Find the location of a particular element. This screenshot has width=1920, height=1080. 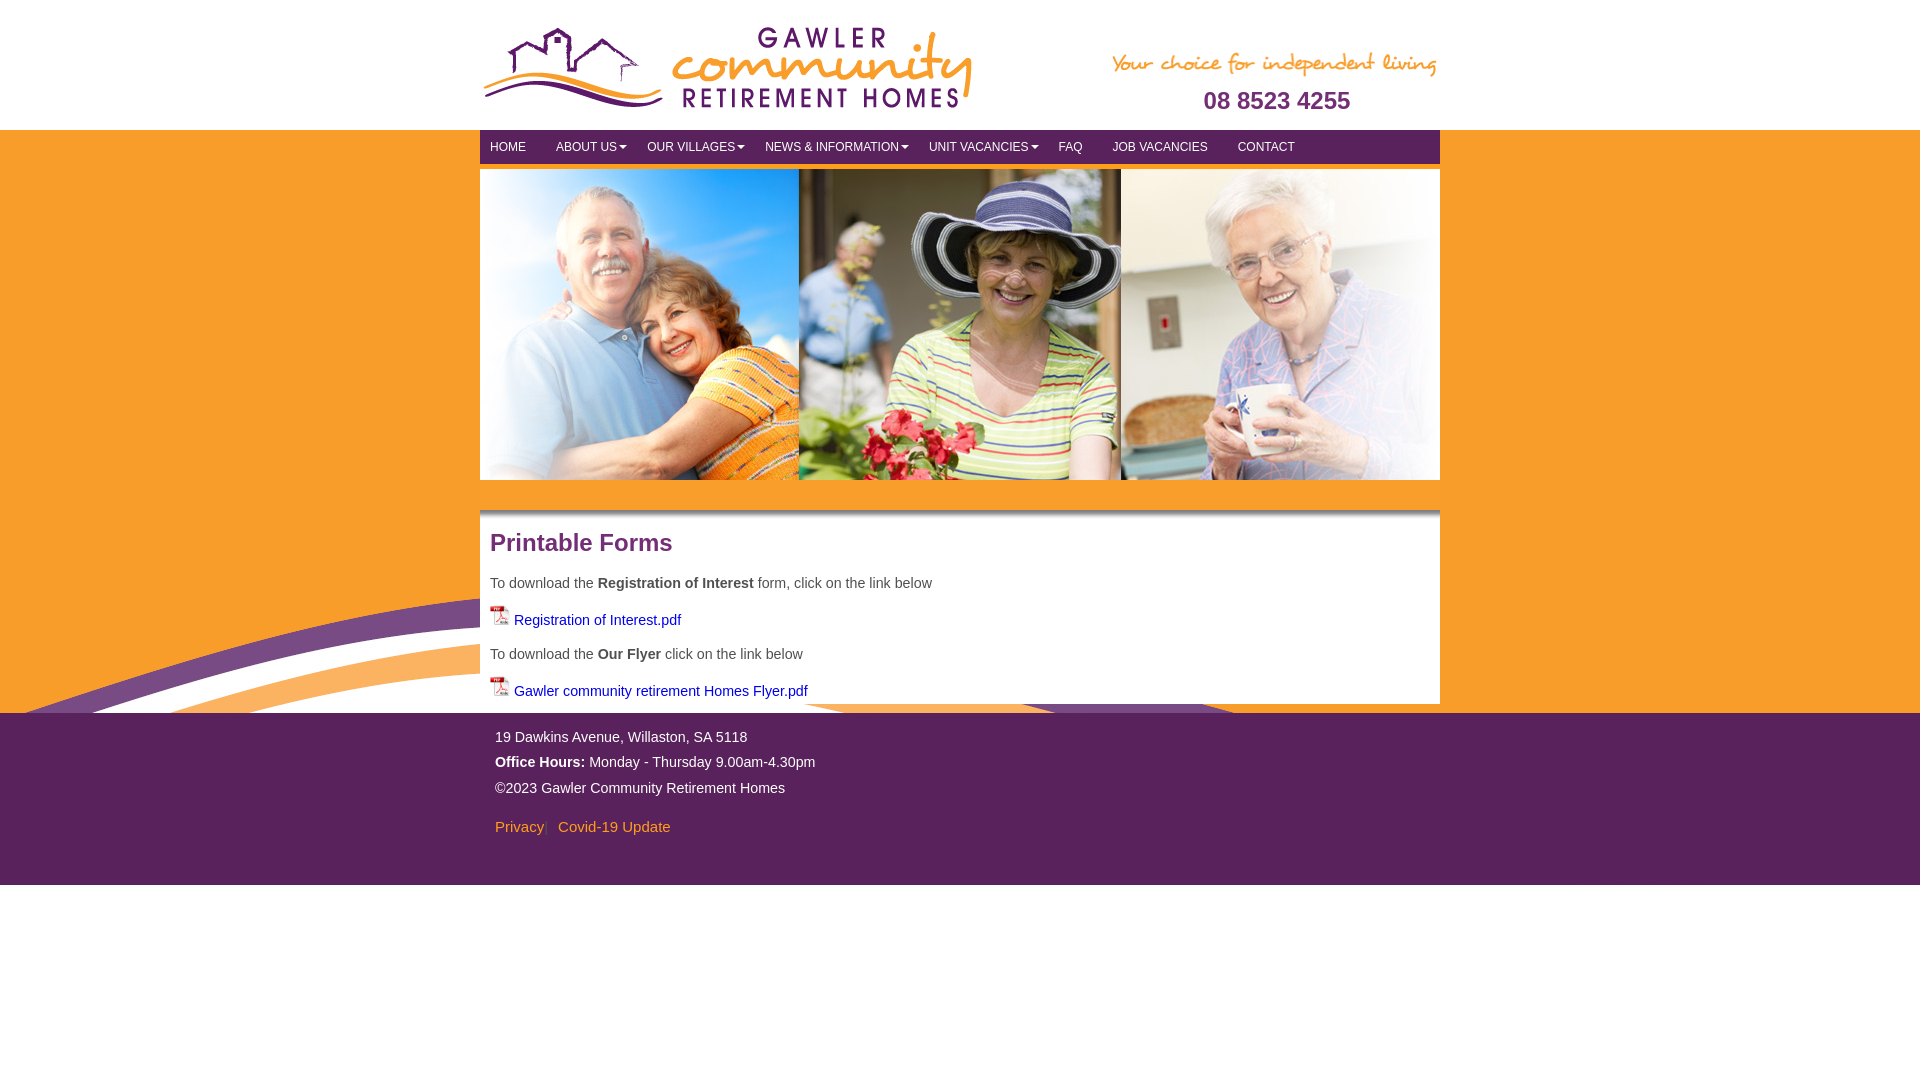

'OUR VILLAGES' is located at coordinates (696, 145).